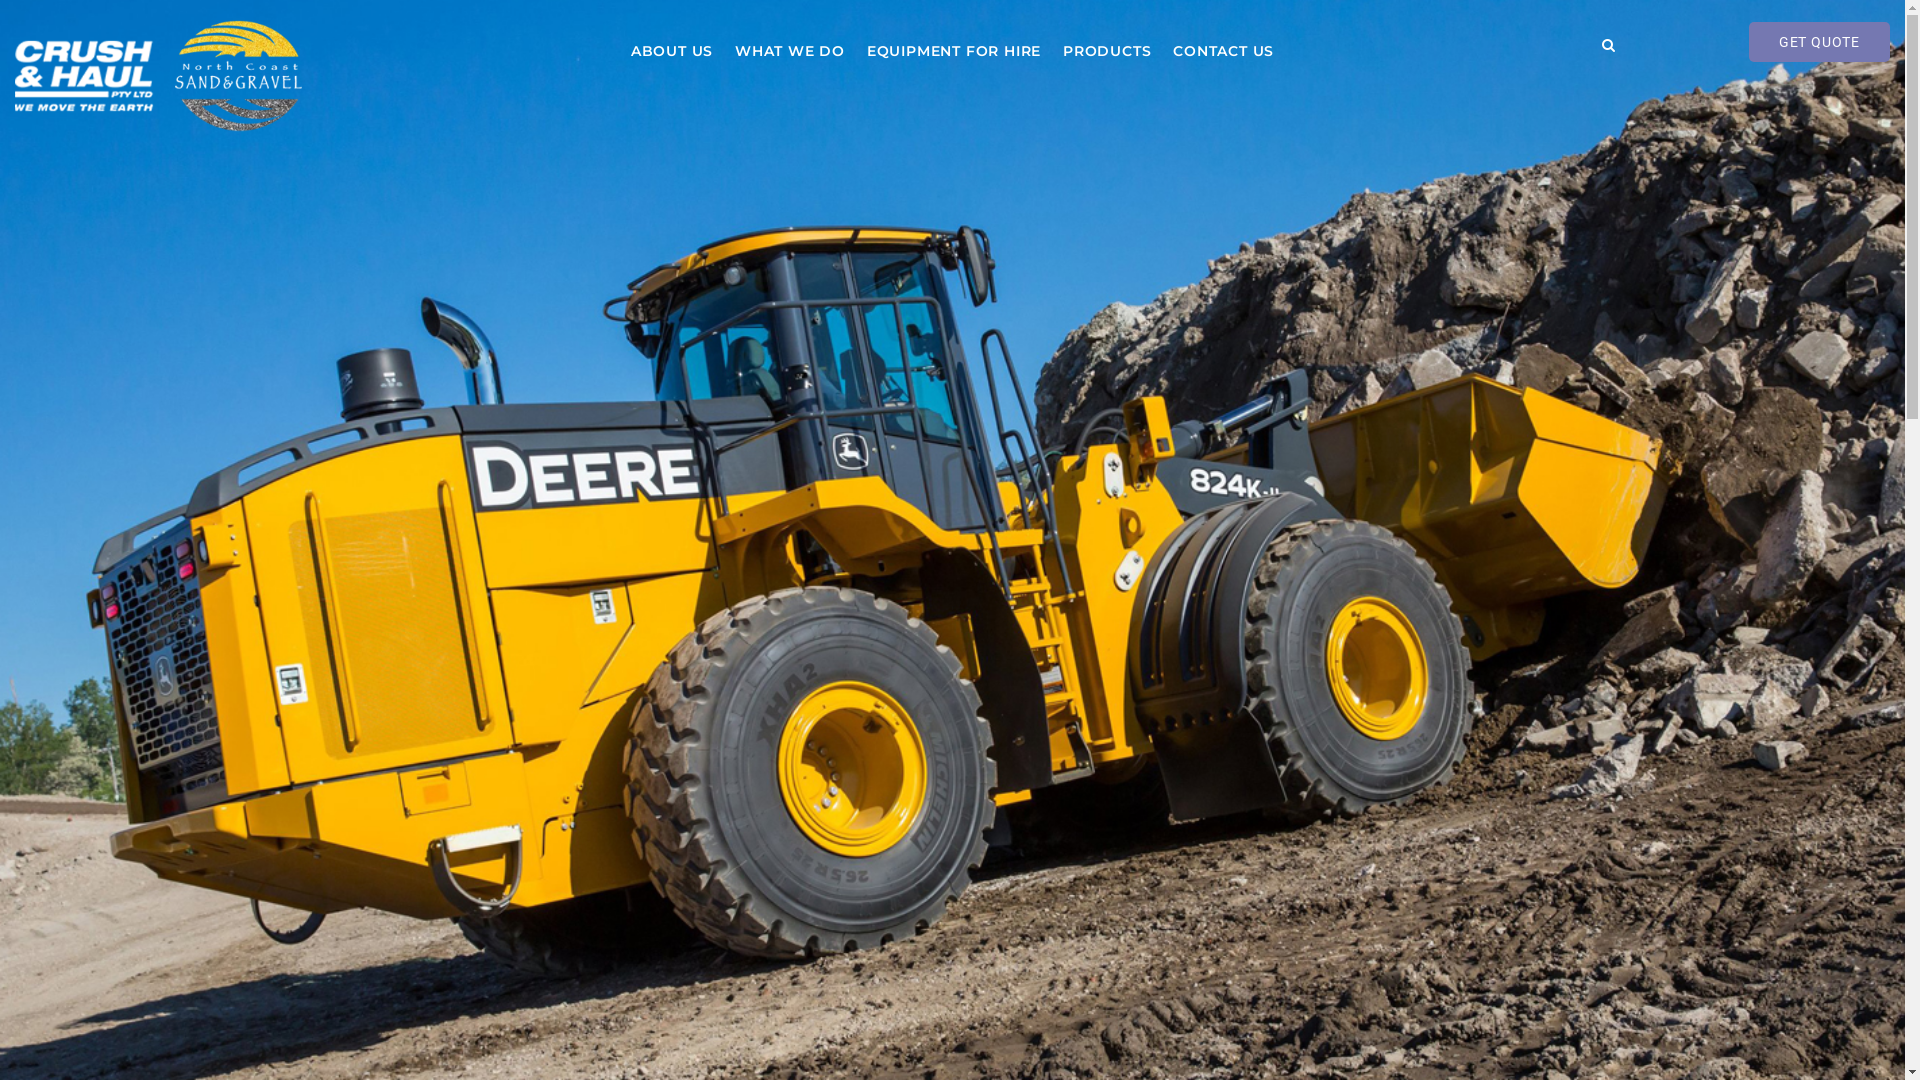  I want to click on 'GET QUOTE', so click(1819, 42).